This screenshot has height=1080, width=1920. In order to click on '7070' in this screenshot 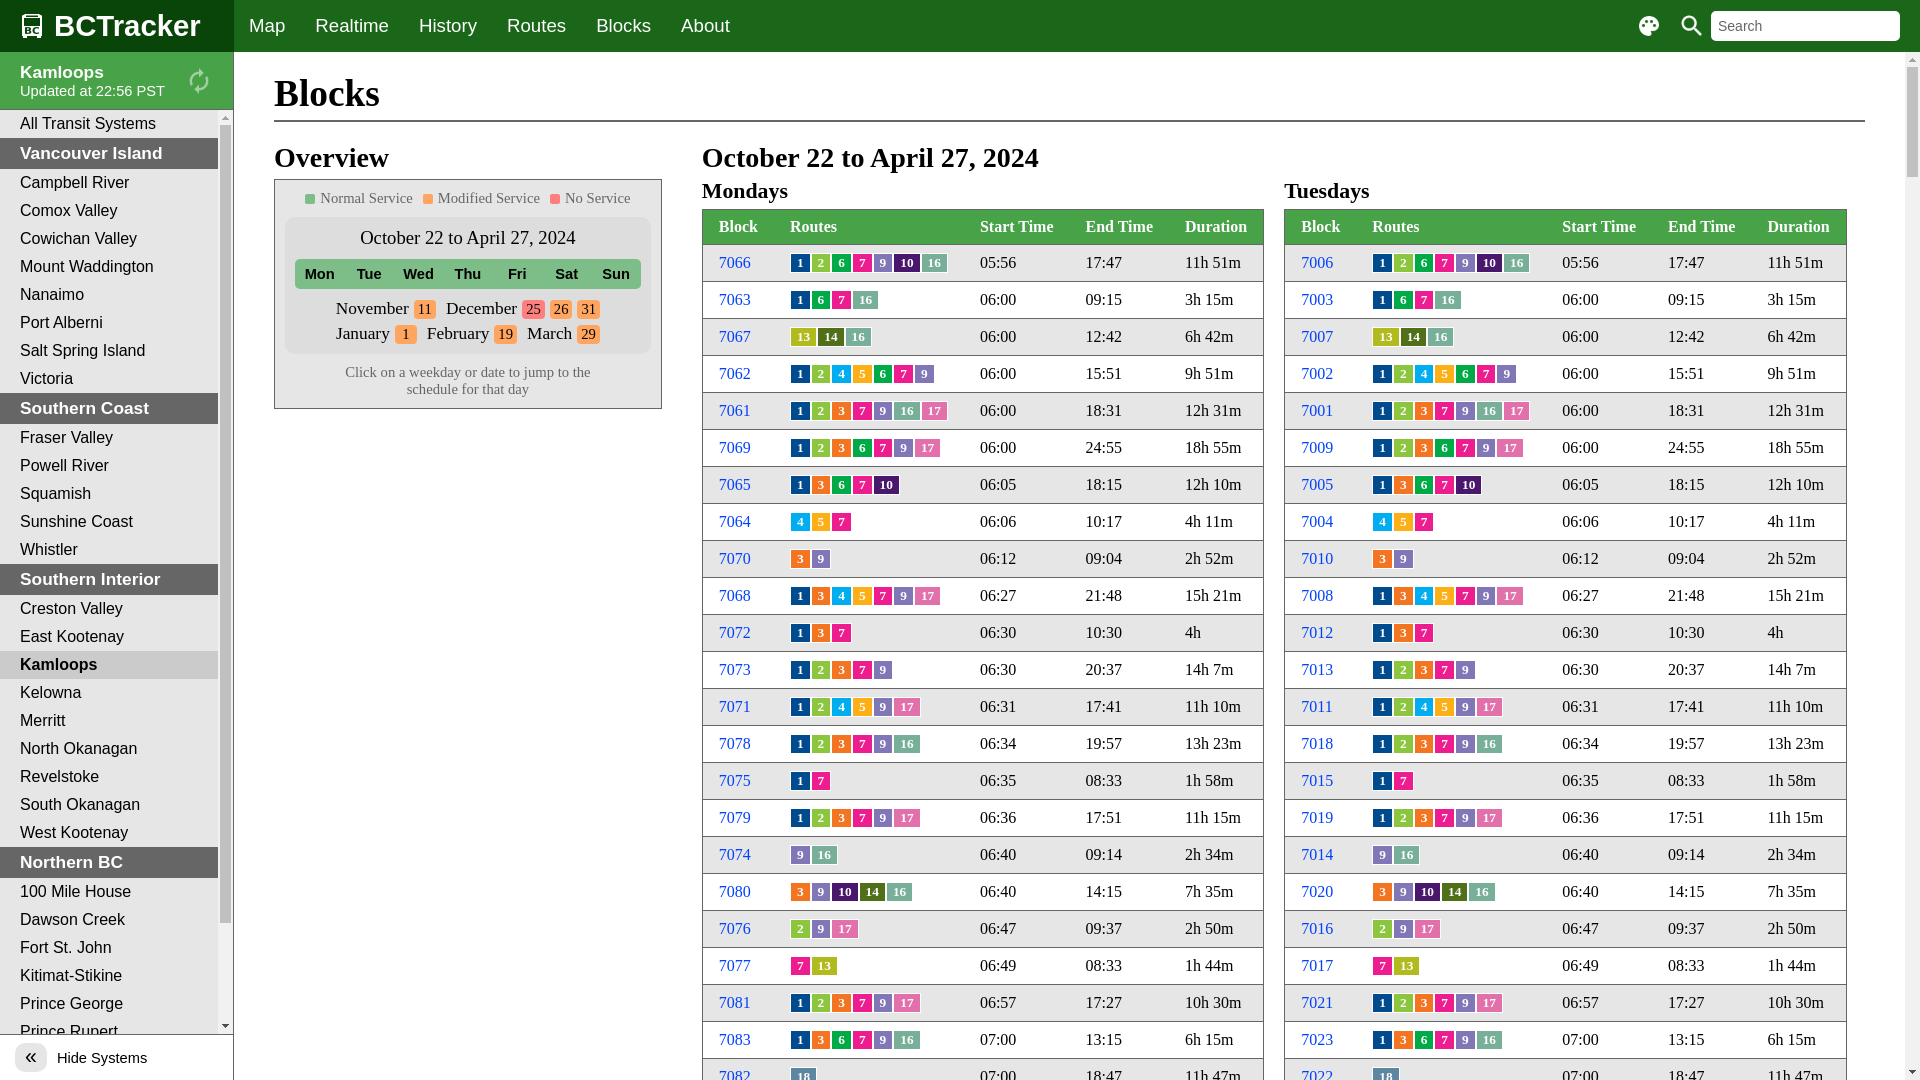, I will do `click(719, 558)`.